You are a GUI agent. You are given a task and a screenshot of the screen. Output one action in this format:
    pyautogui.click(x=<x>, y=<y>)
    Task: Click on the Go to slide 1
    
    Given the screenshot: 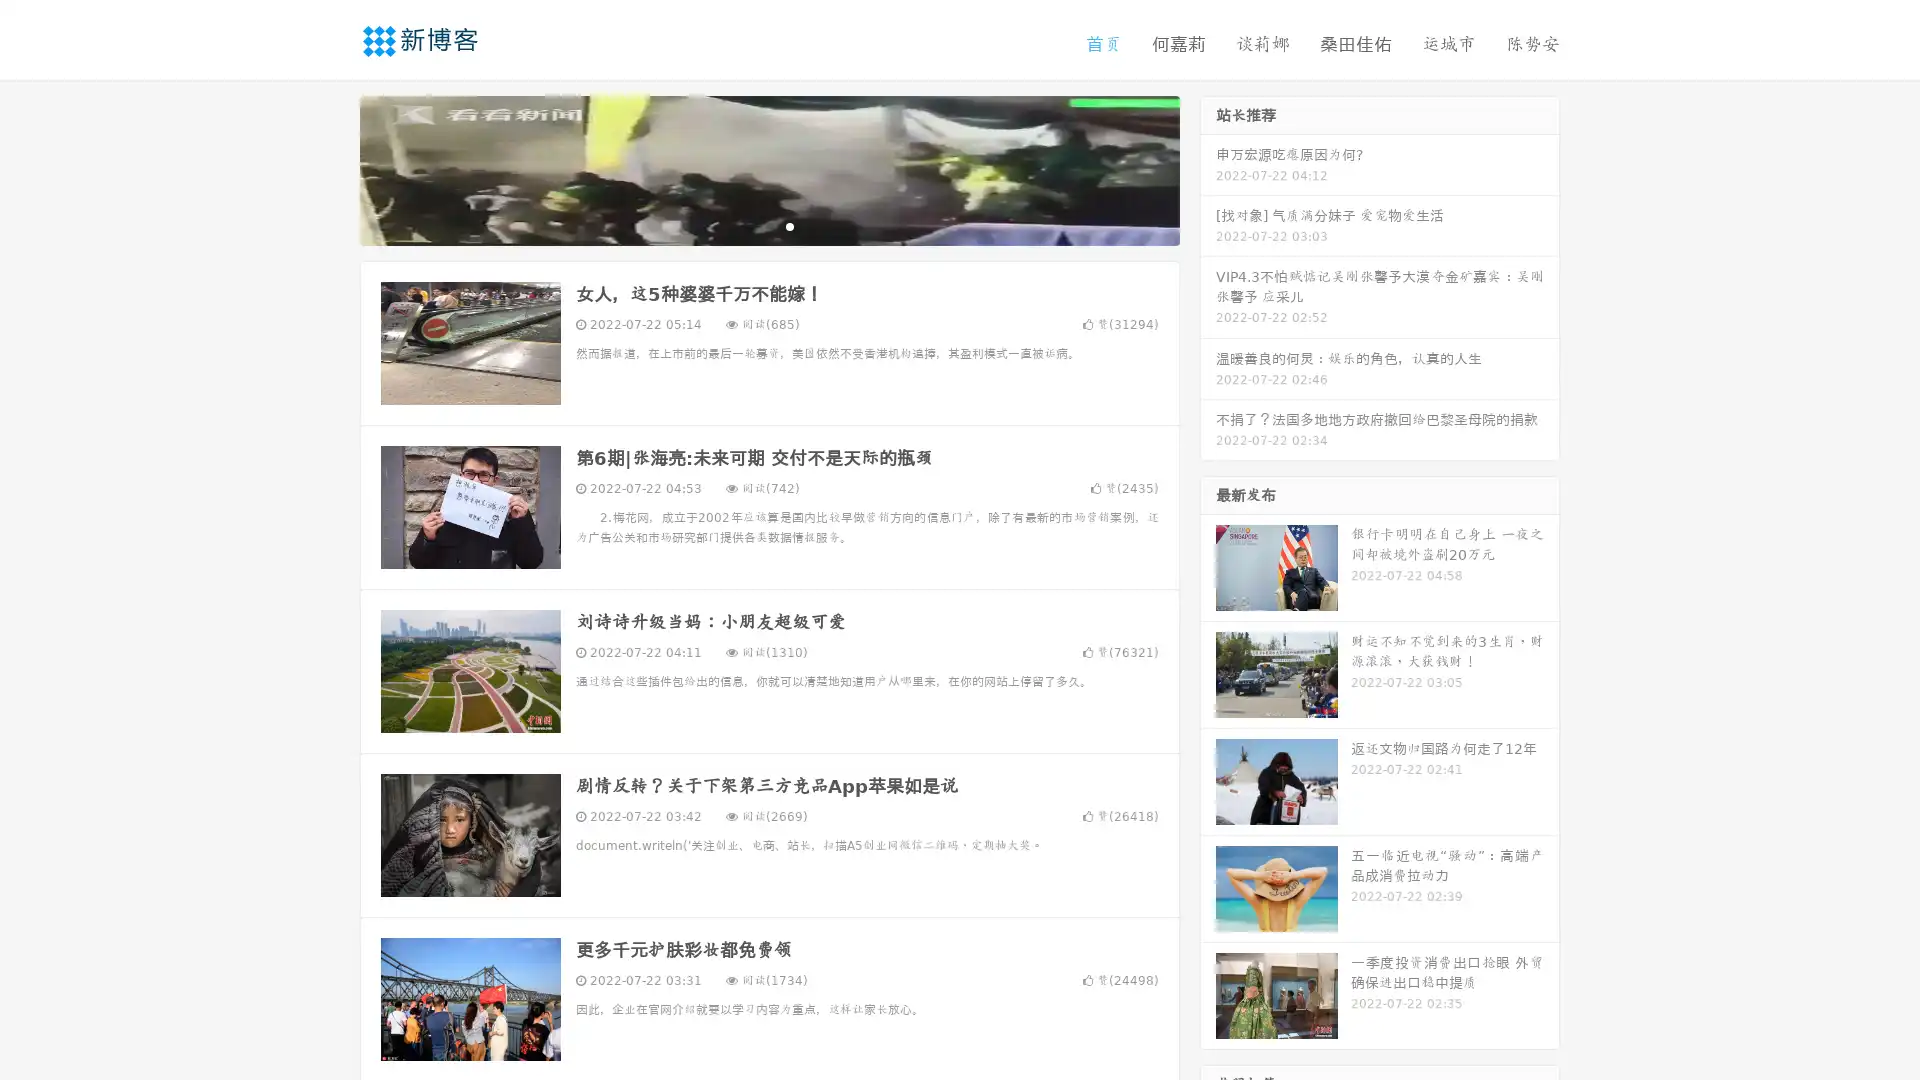 What is the action you would take?
    pyautogui.click(x=748, y=225)
    